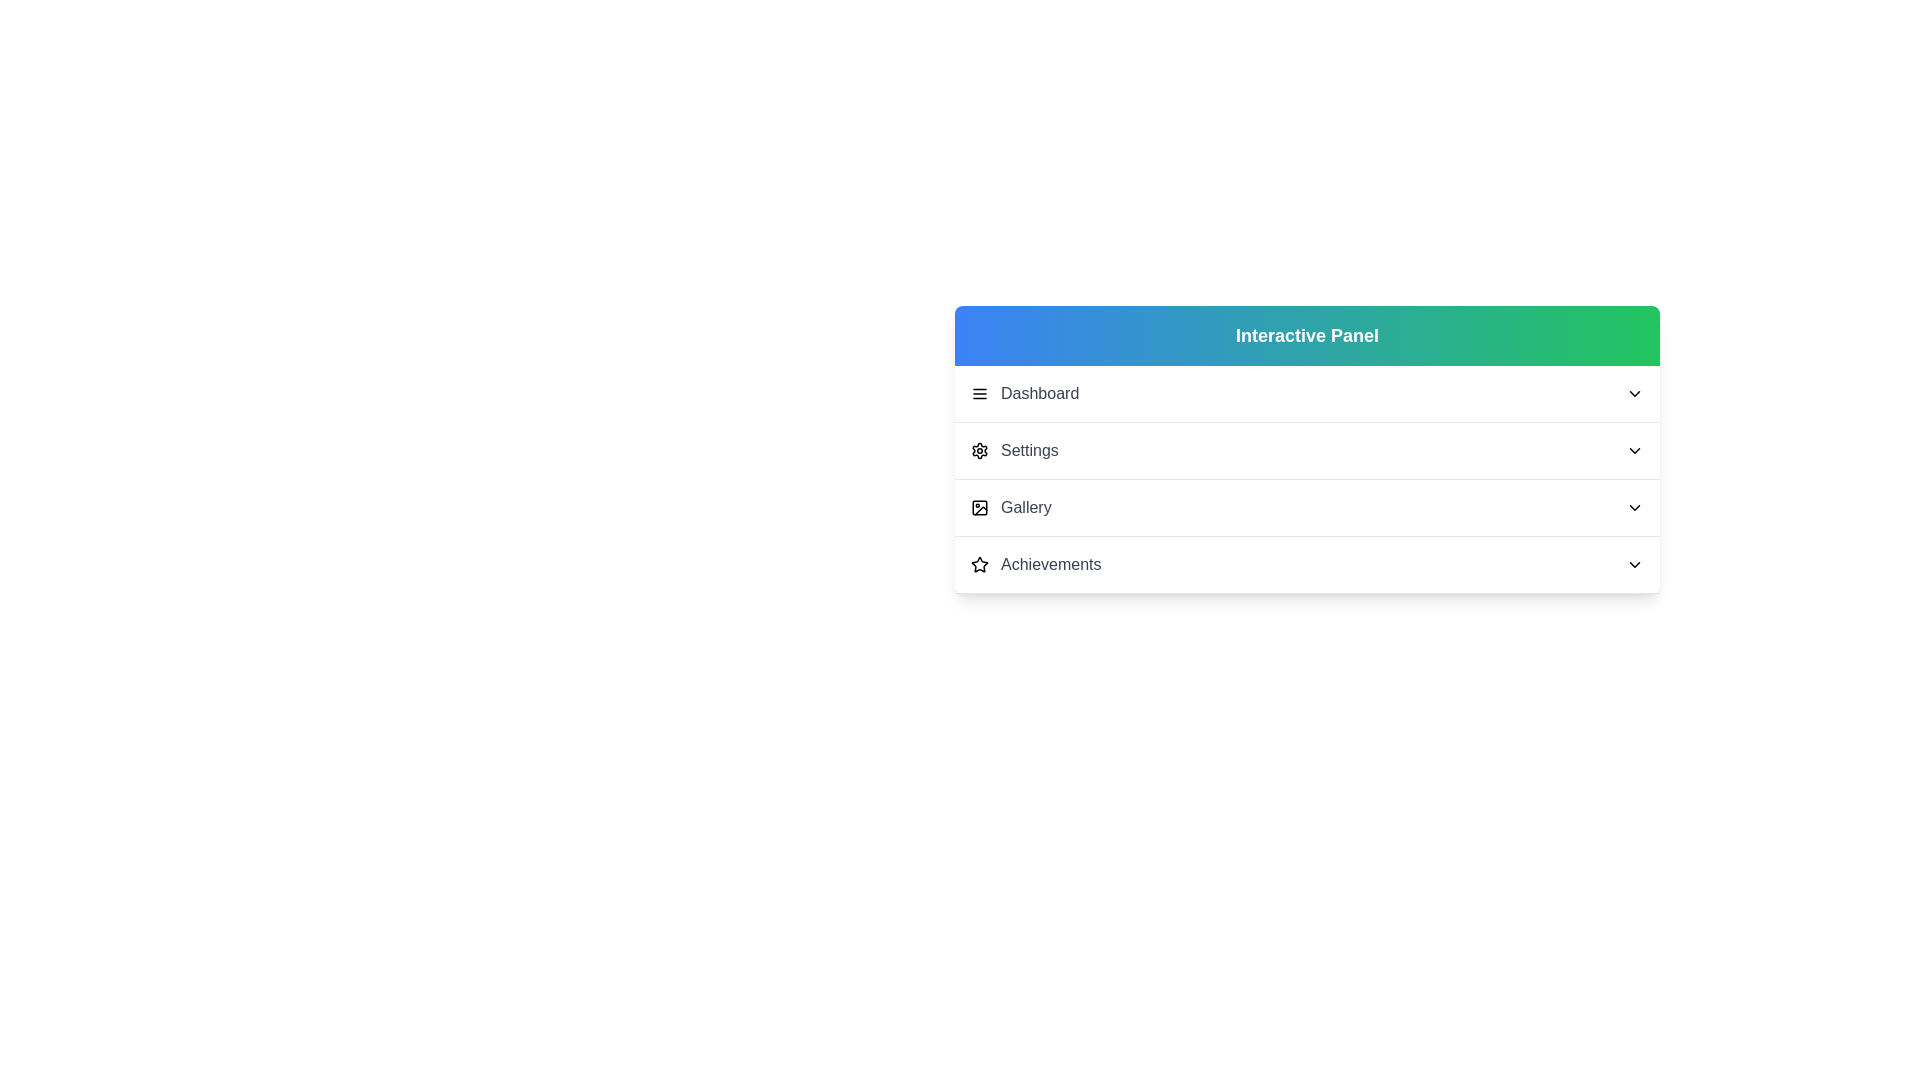 Image resolution: width=1920 pixels, height=1080 pixels. What do you see at coordinates (1635, 451) in the screenshot?
I see `the chevron icon located at the right end of the 'Settings' row` at bounding box center [1635, 451].